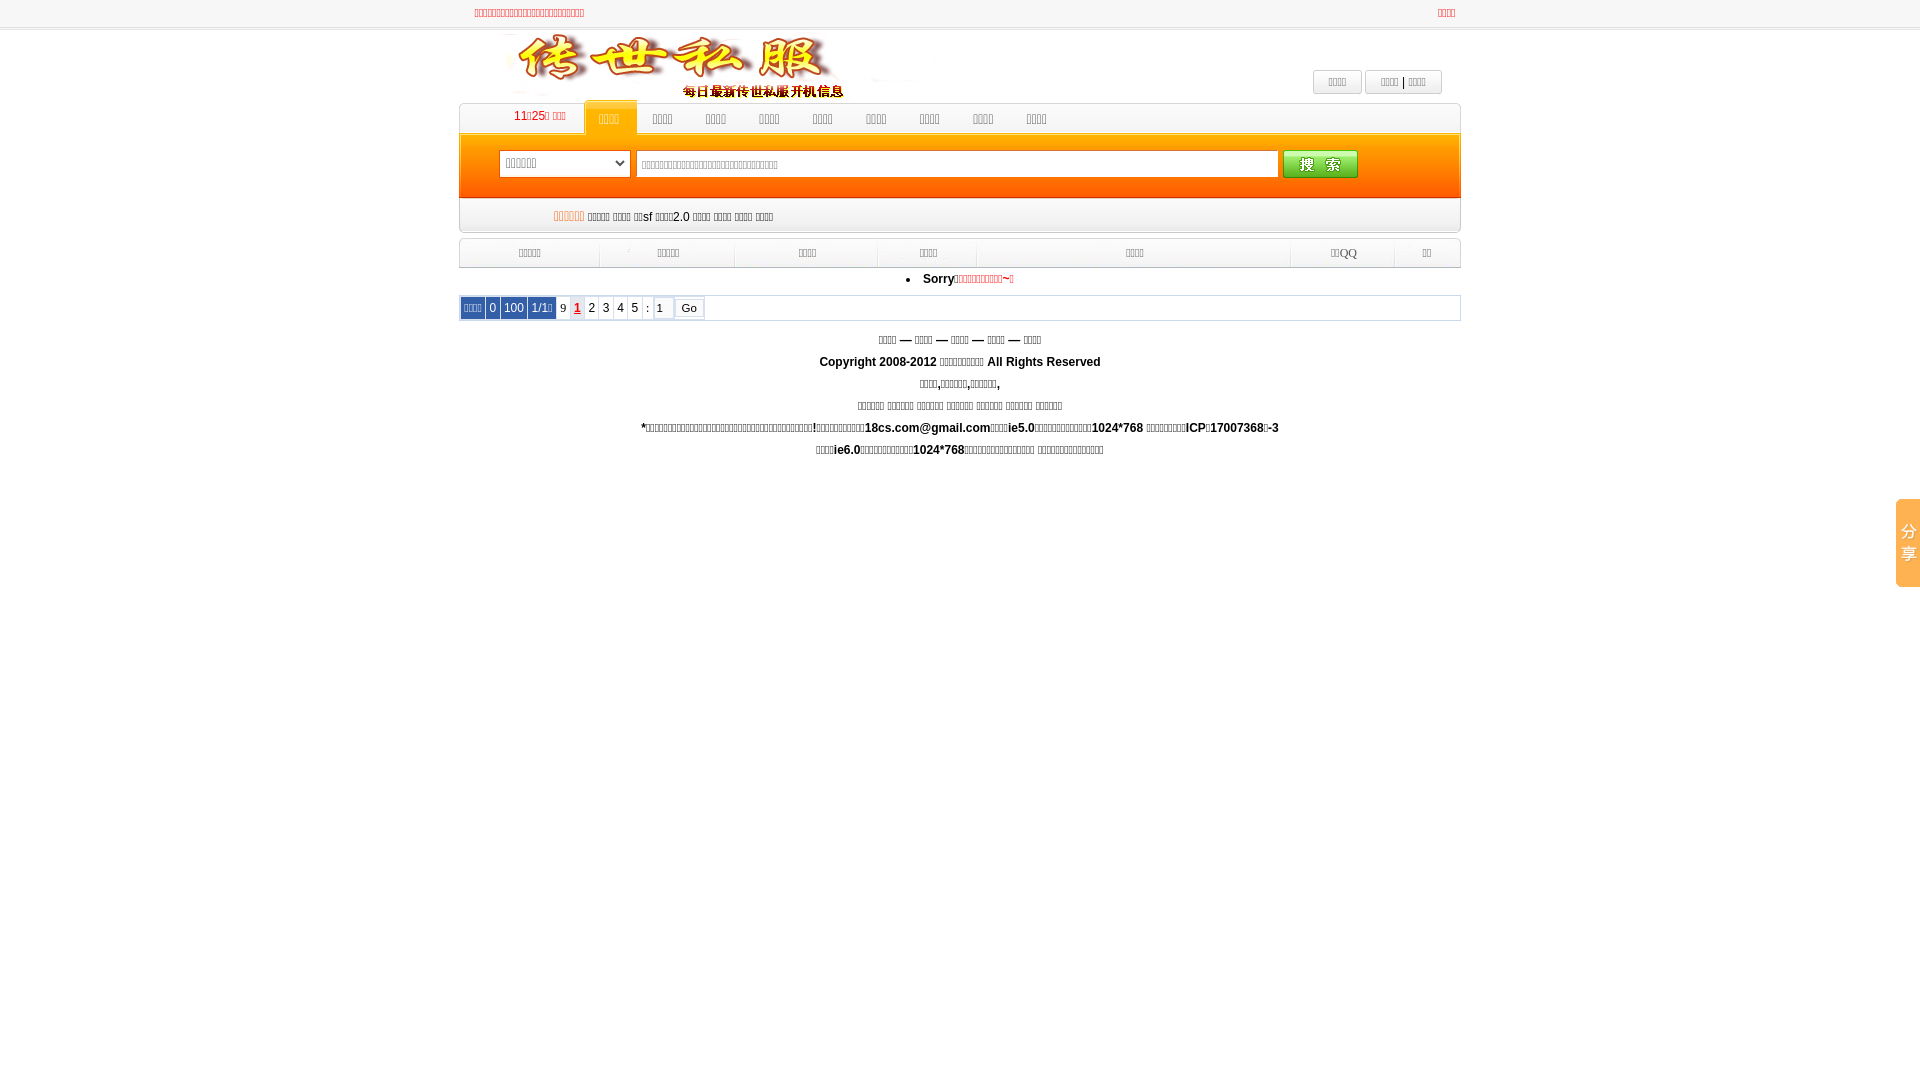 The height and width of the screenshot is (1080, 1920). I want to click on '5', so click(634, 308).